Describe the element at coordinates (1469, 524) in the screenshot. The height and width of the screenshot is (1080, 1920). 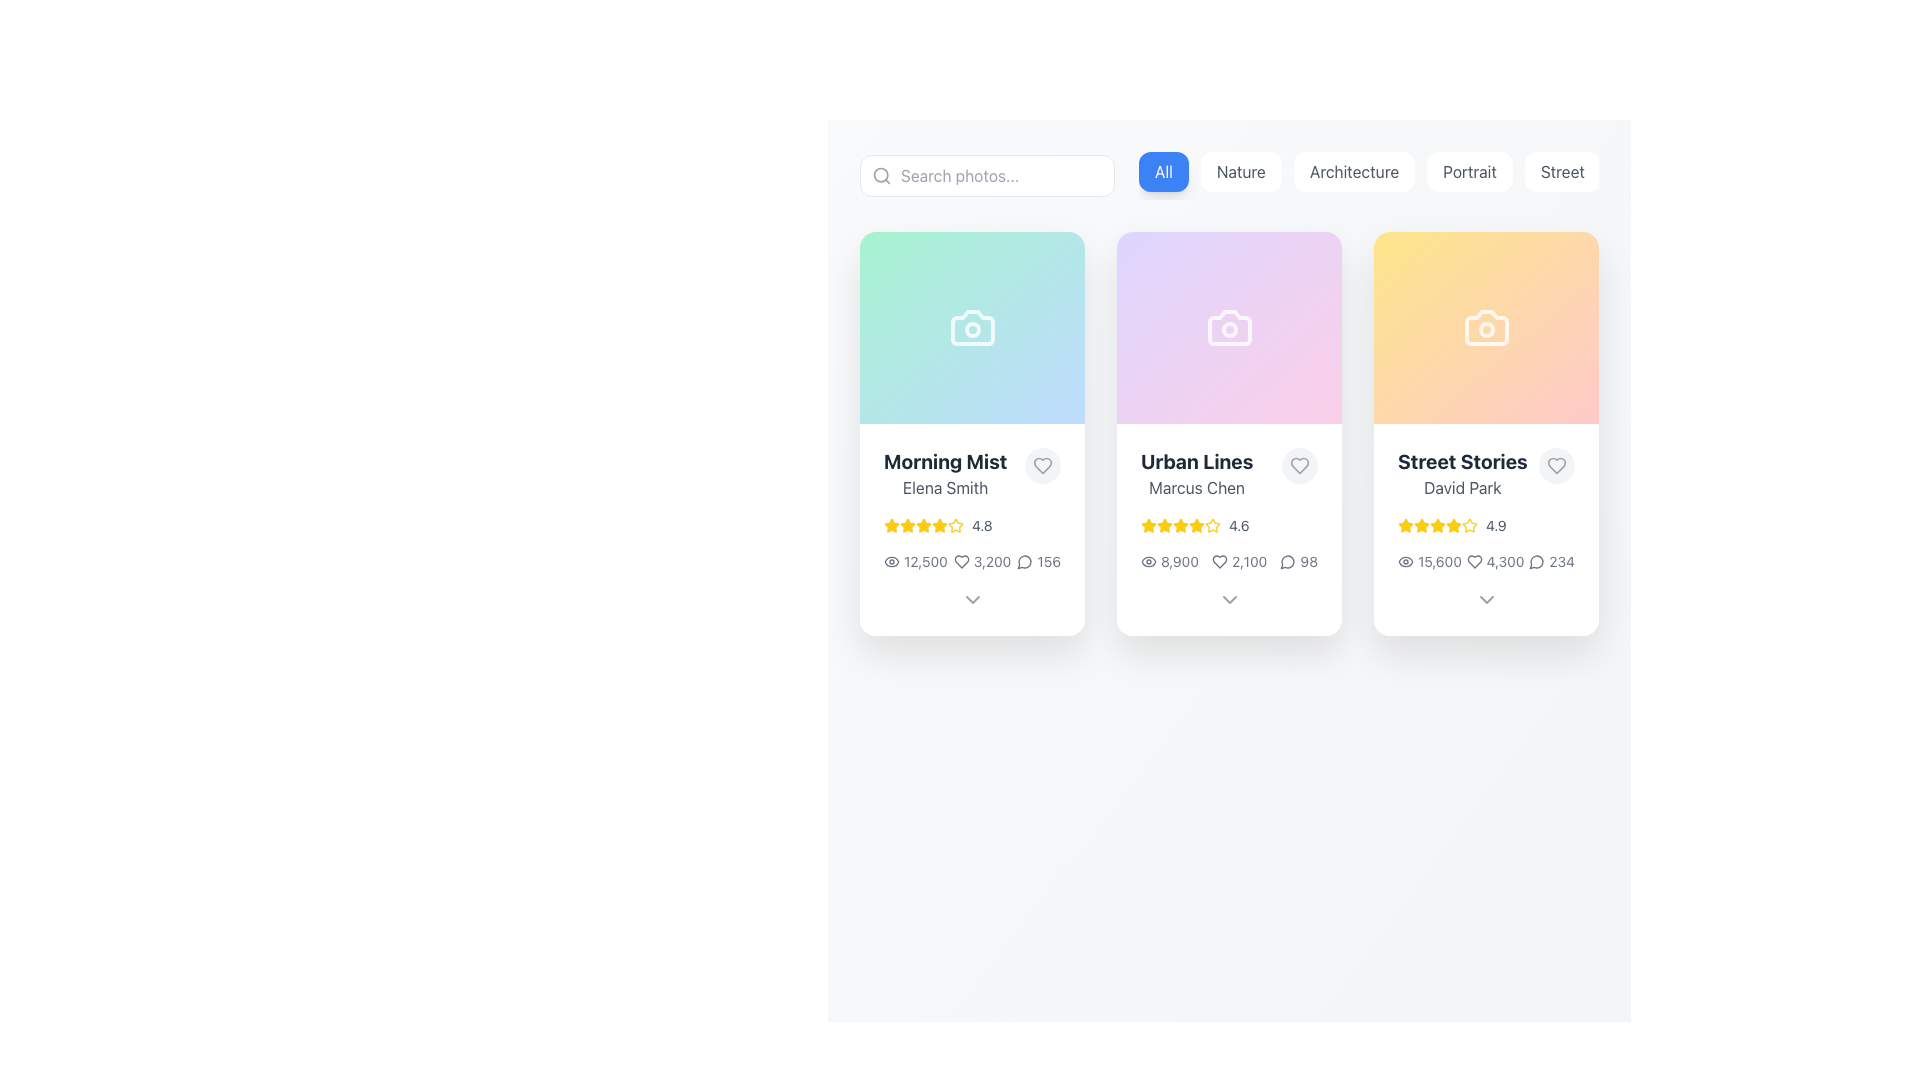
I see `the fifth star icon representing the maximum rating in the 'Street Stories' card` at that location.